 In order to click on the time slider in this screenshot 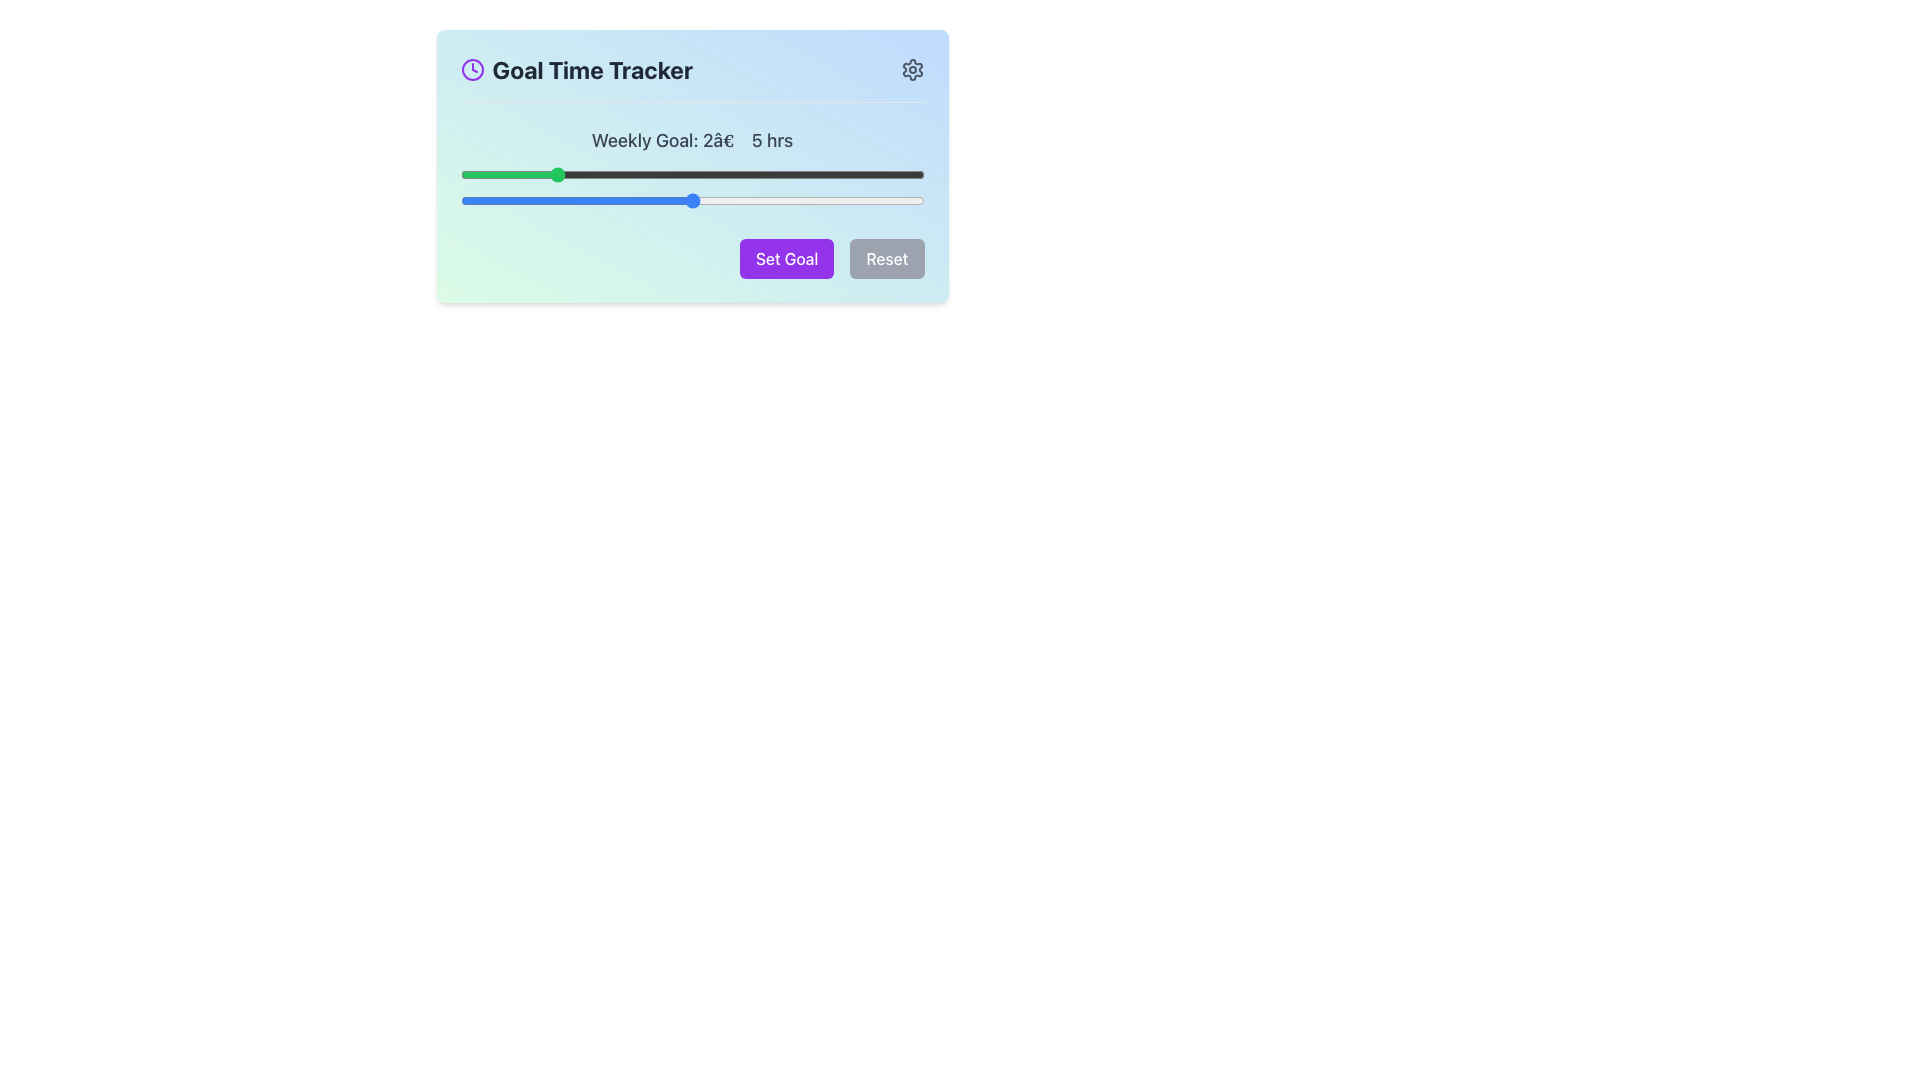, I will do `click(646, 173)`.